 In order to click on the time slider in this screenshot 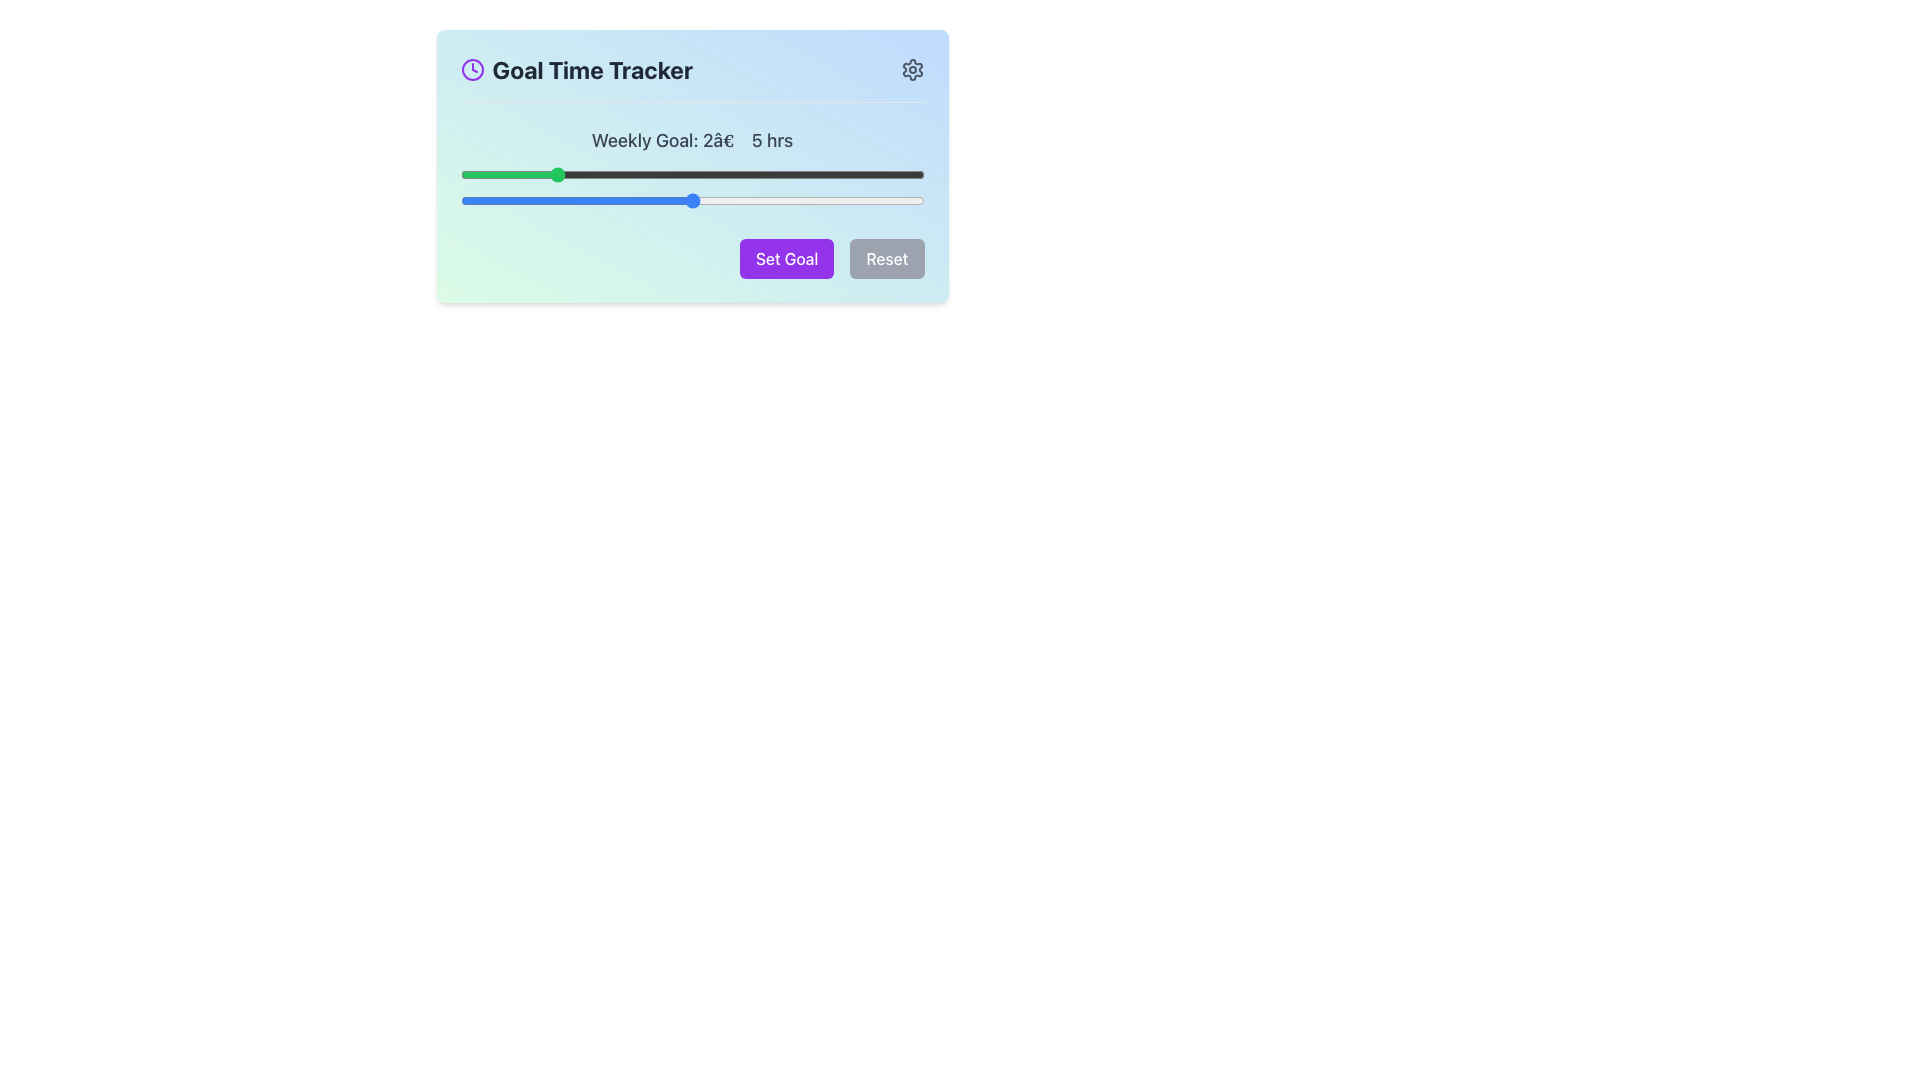, I will do `click(646, 173)`.